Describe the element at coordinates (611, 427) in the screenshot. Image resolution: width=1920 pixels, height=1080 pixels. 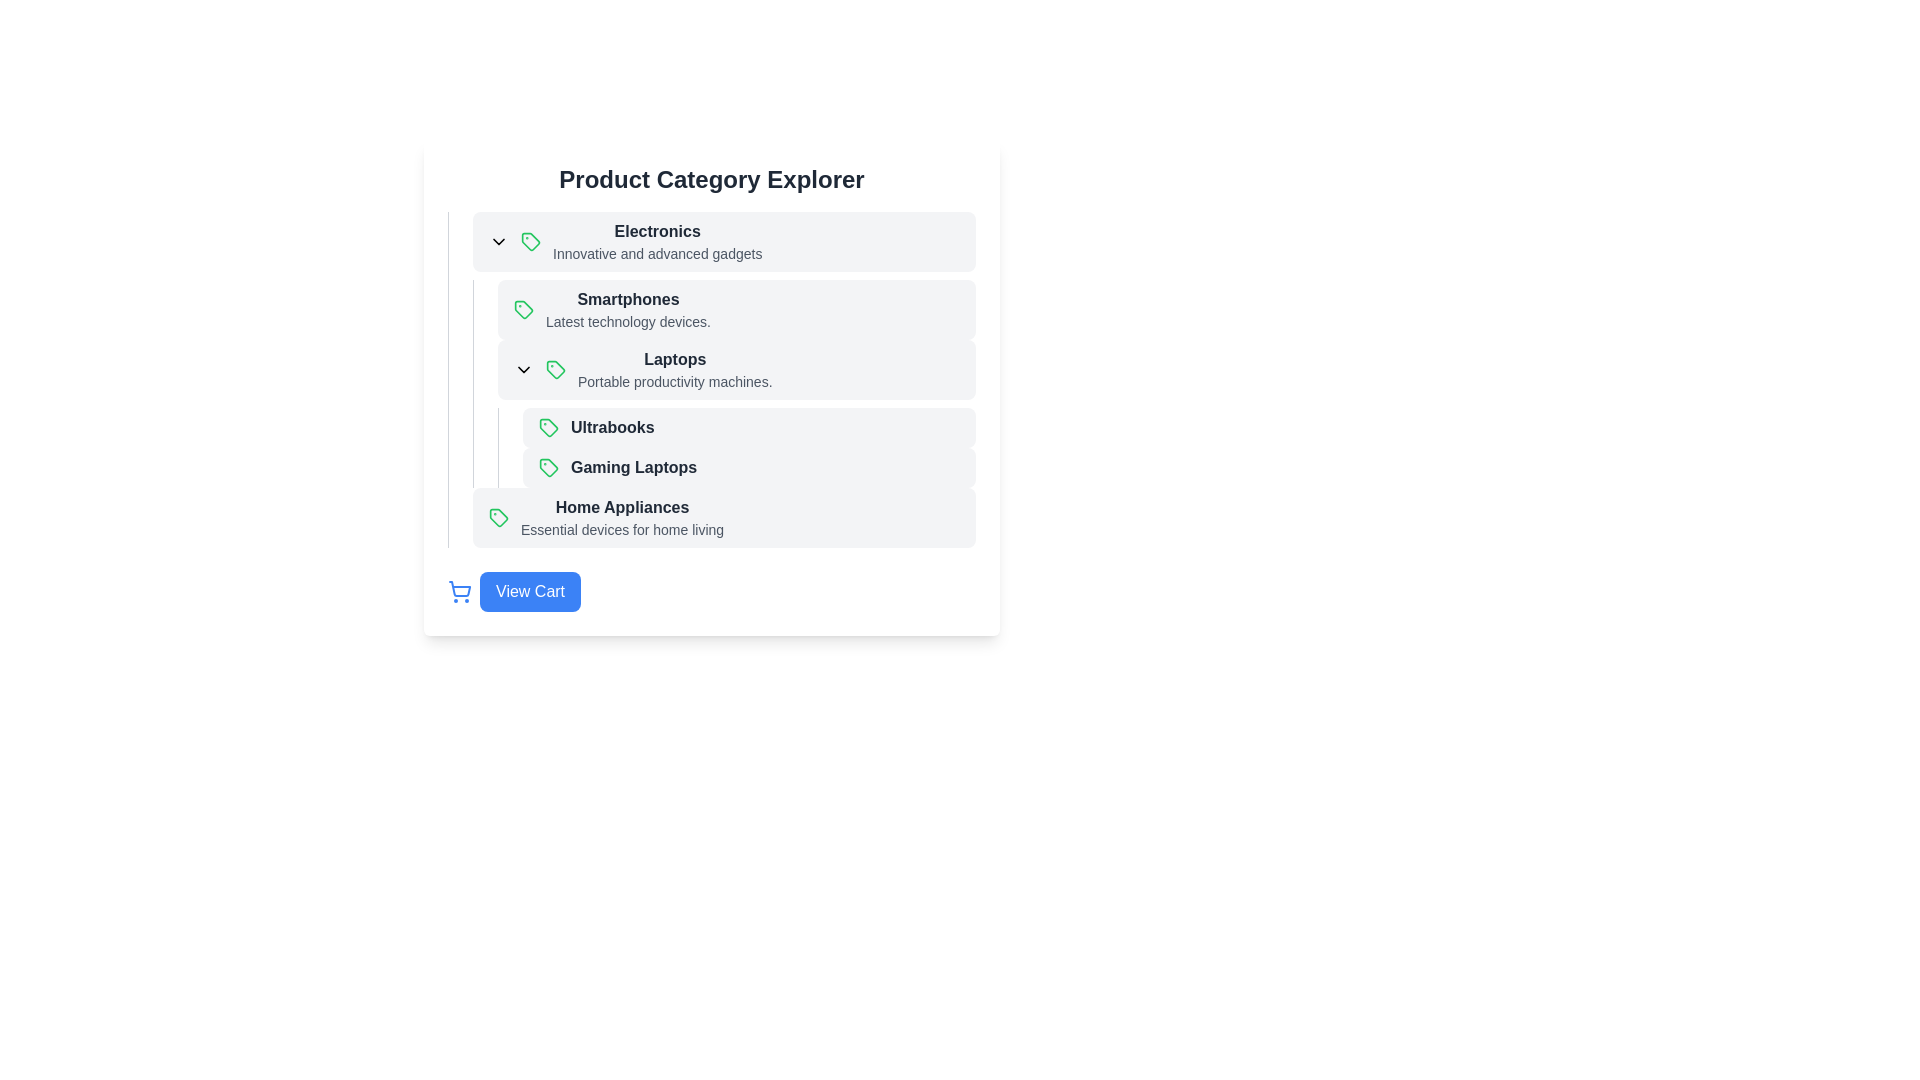
I see `the static text label displaying 'Ultrabooks' in bold, dark gray text, which is located beneath the 'Laptops' section header and aligned with a green tag icon` at that location.